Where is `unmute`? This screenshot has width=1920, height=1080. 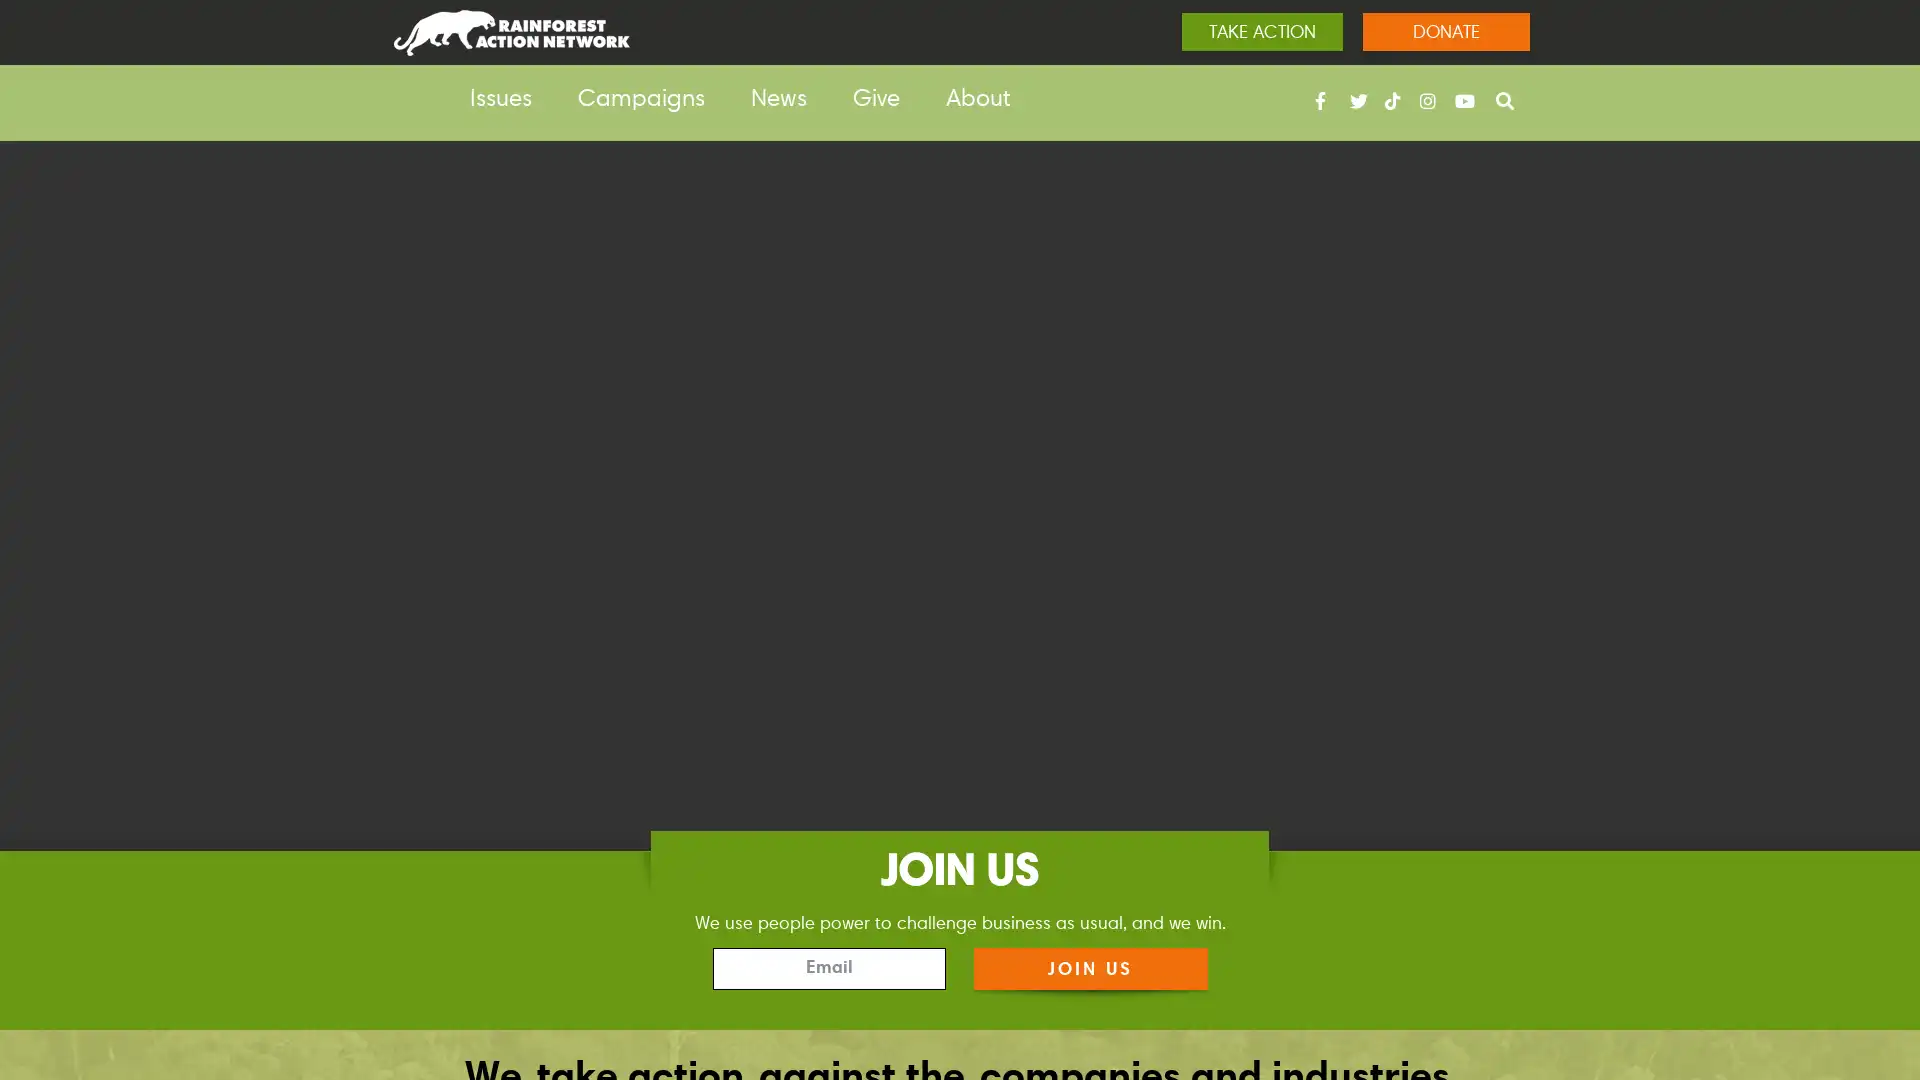
unmute is located at coordinates (1742, 974).